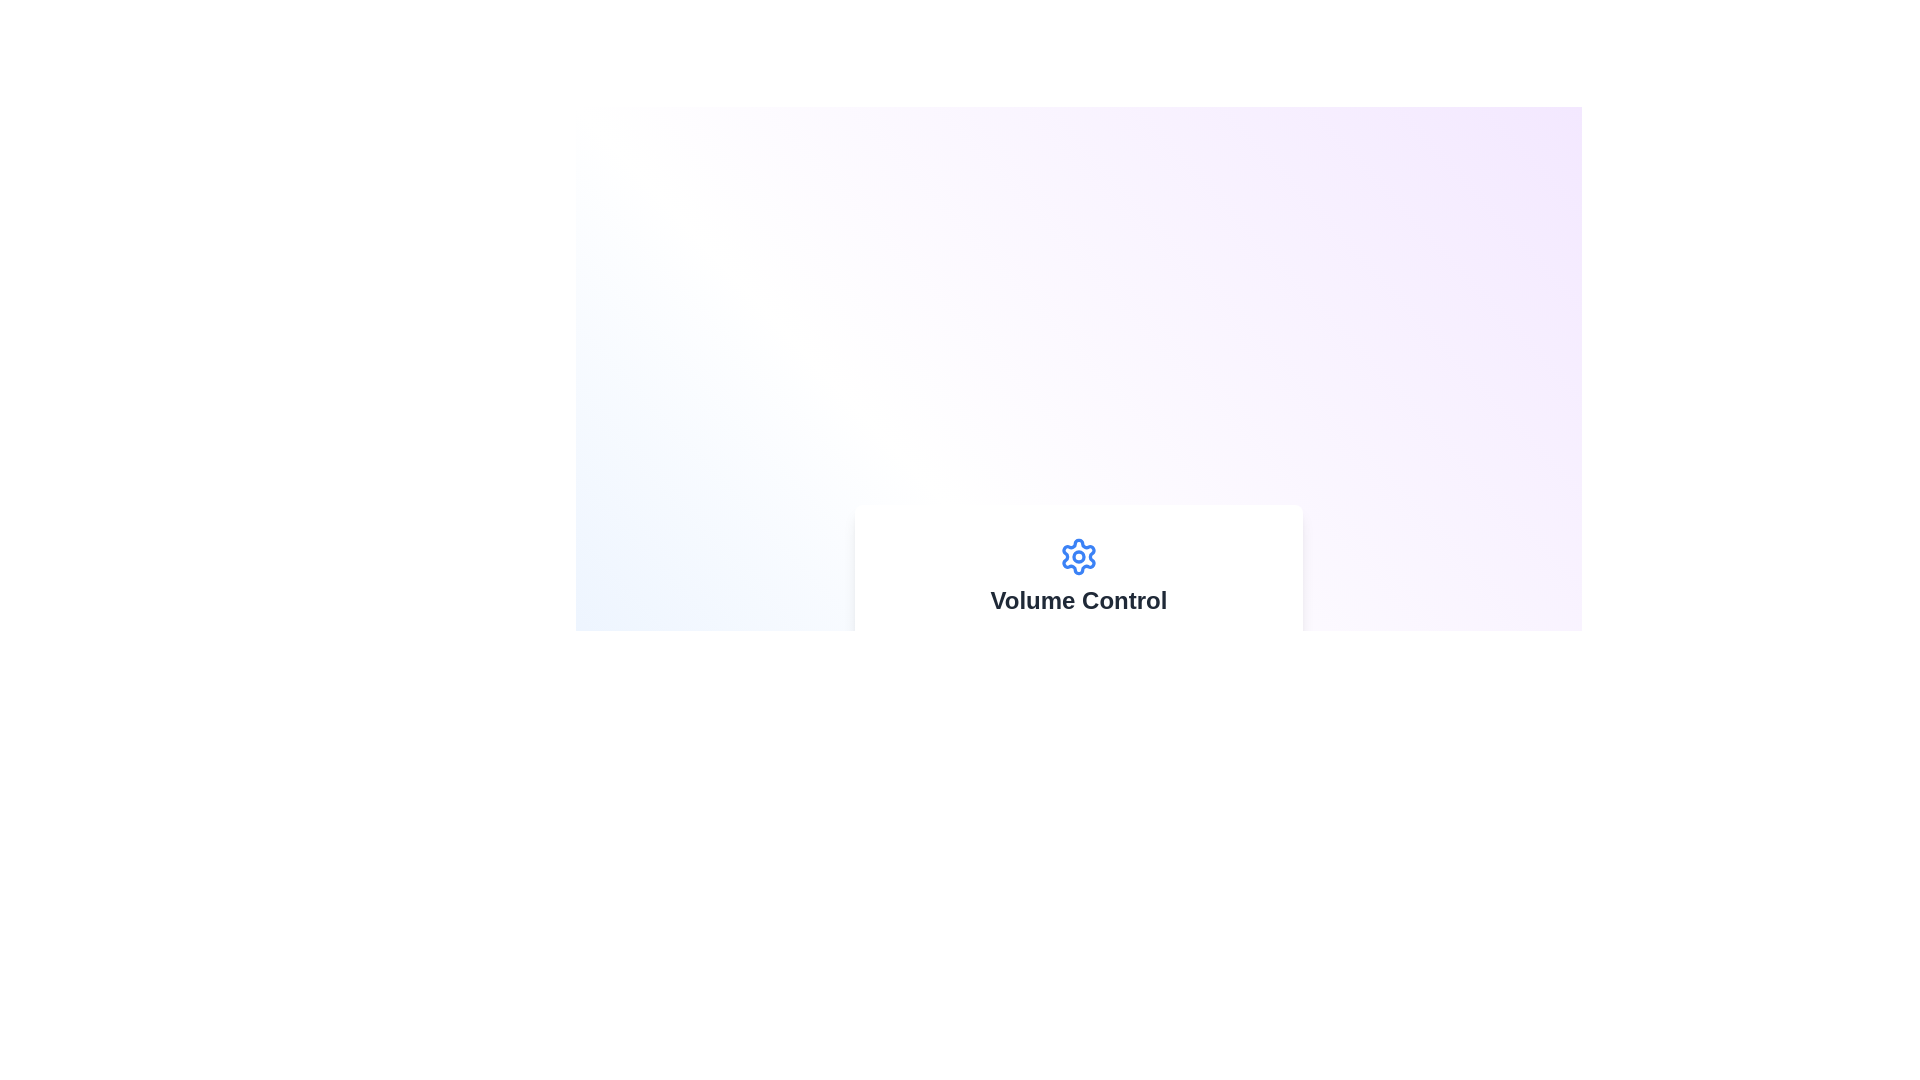 This screenshot has height=1080, width=1920. What do you see at coordinates (1078, 556) in the screenshot?
I see `the small circular SVG element located at the center of the blue gear icon above the 'Volume Control' text` at bounding box center [1078, 556].